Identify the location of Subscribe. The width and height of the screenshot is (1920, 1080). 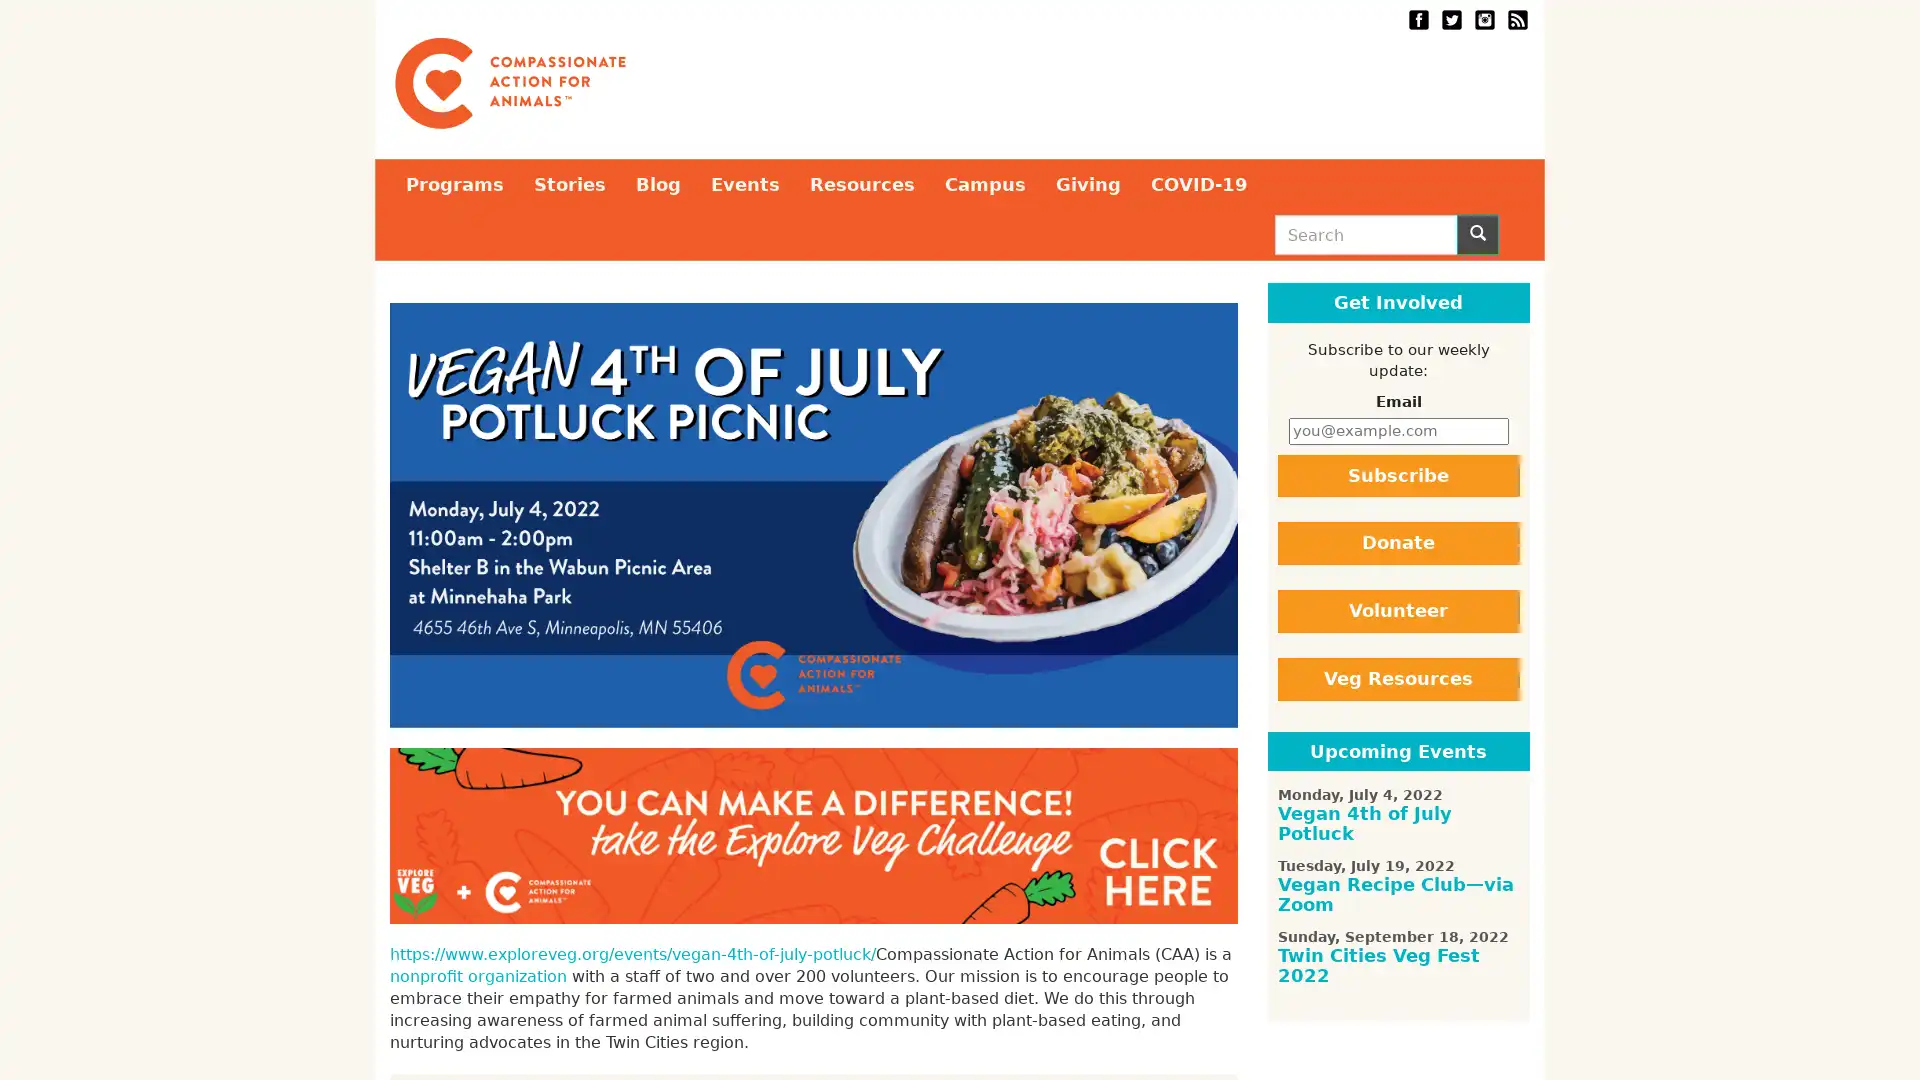
(1397, 475).